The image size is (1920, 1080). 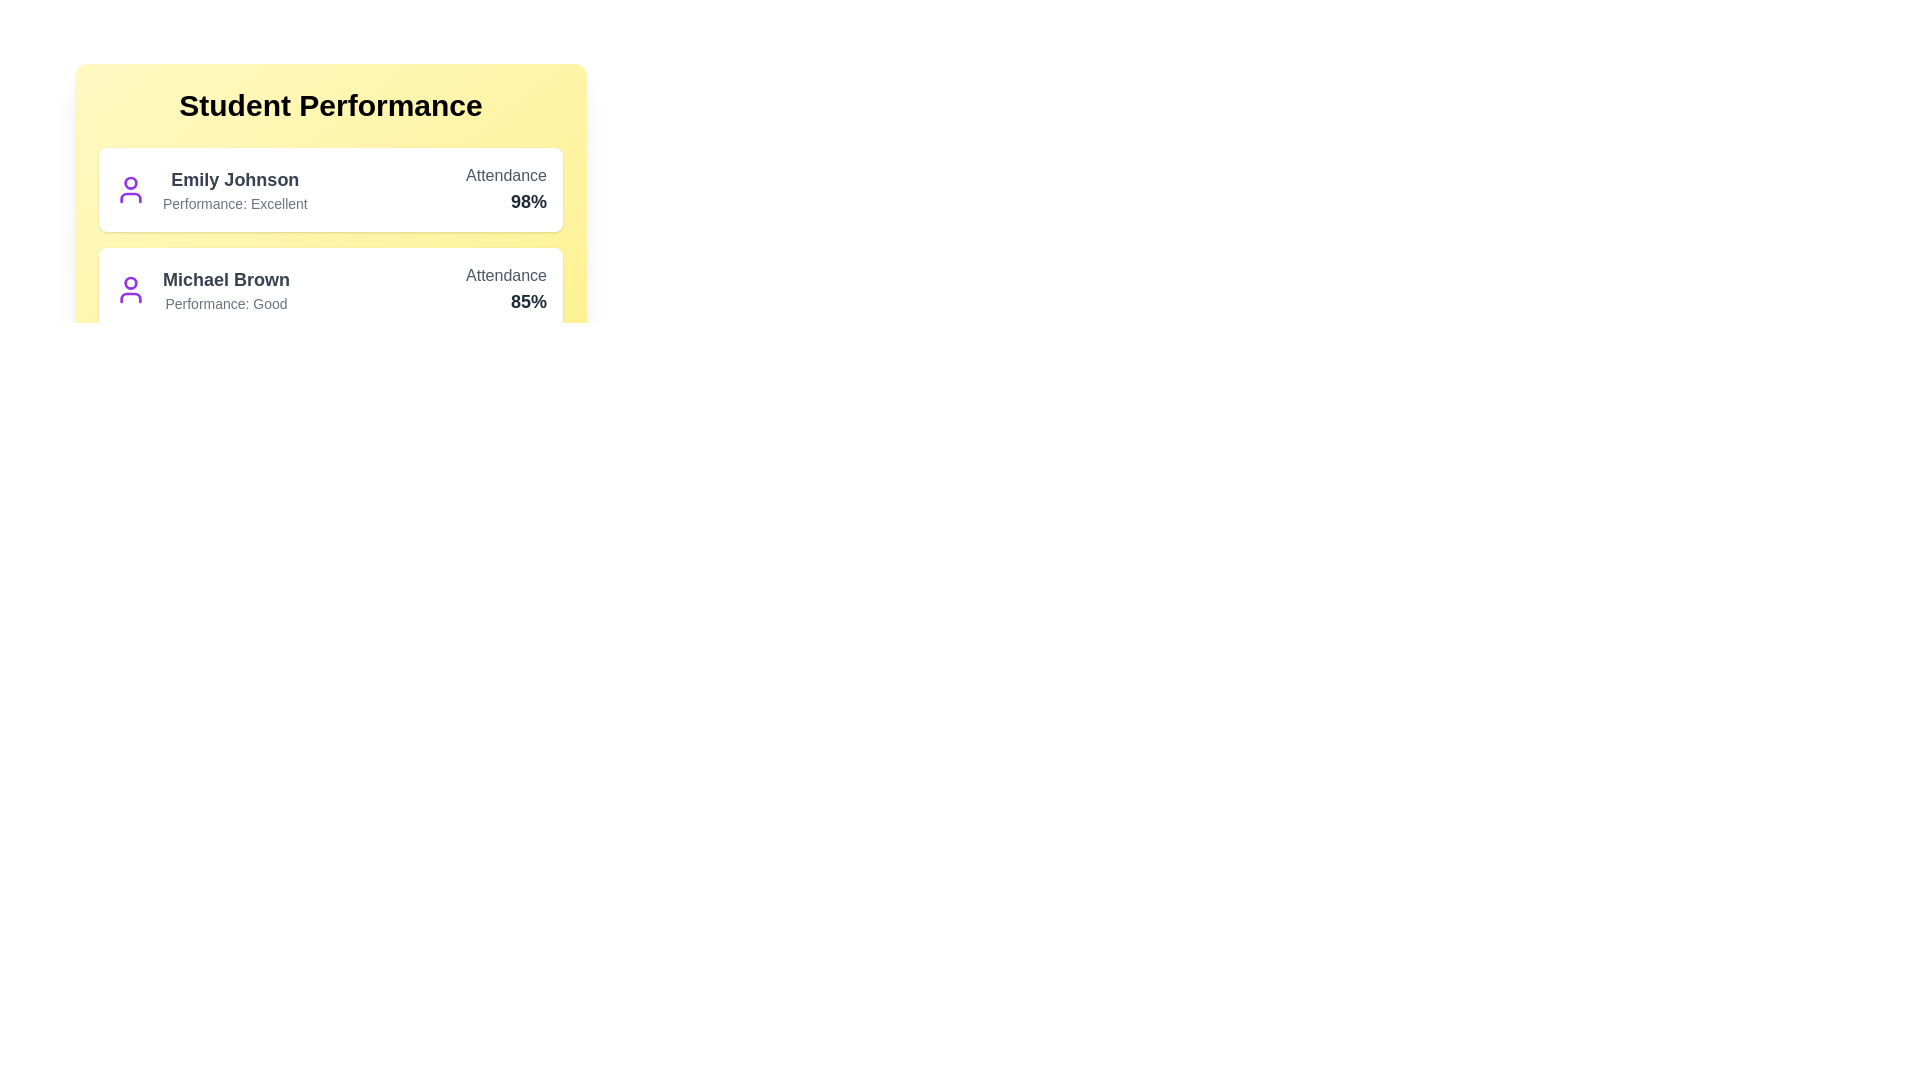 What do you see at coordinates (505, 201) in the screenshot?
I see `the attendance percentage of Emily Johnson to sort the list by attendance` at bounding box center [505, 201].